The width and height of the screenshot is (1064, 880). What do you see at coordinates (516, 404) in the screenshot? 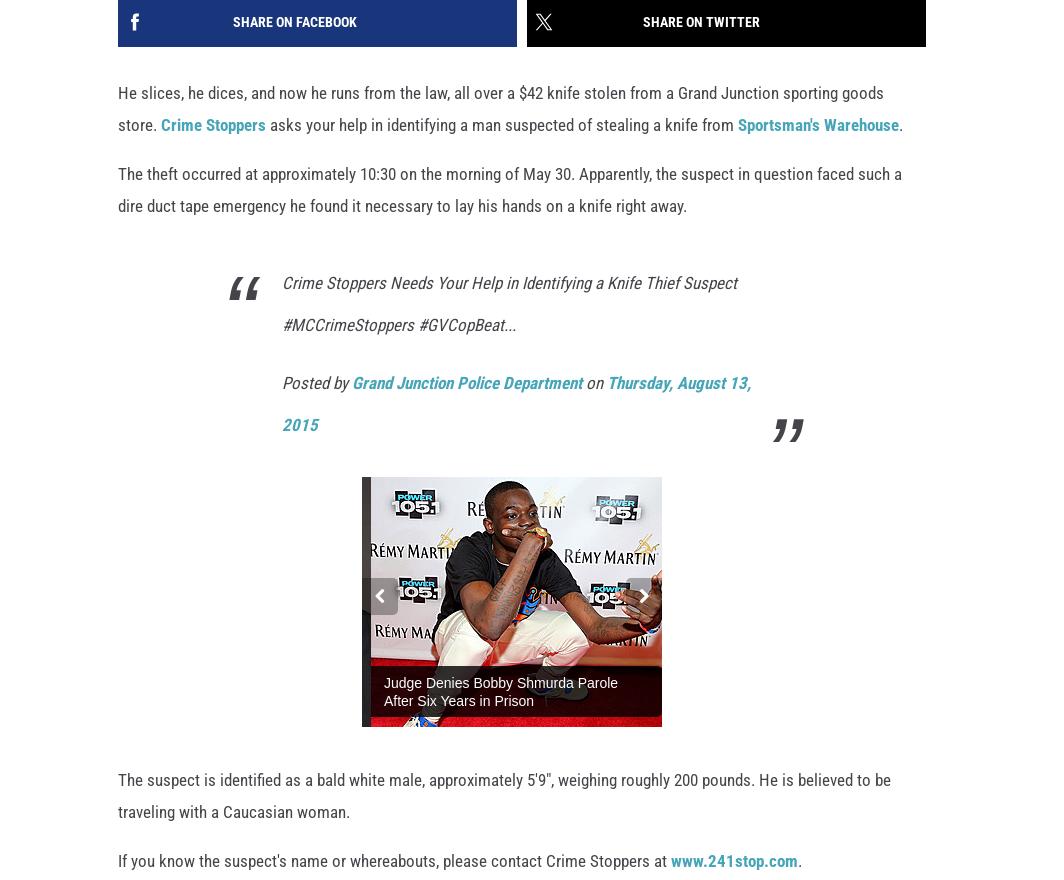
I see `'Thursday, August 13, 2015'` at bounding box center [516, 404].